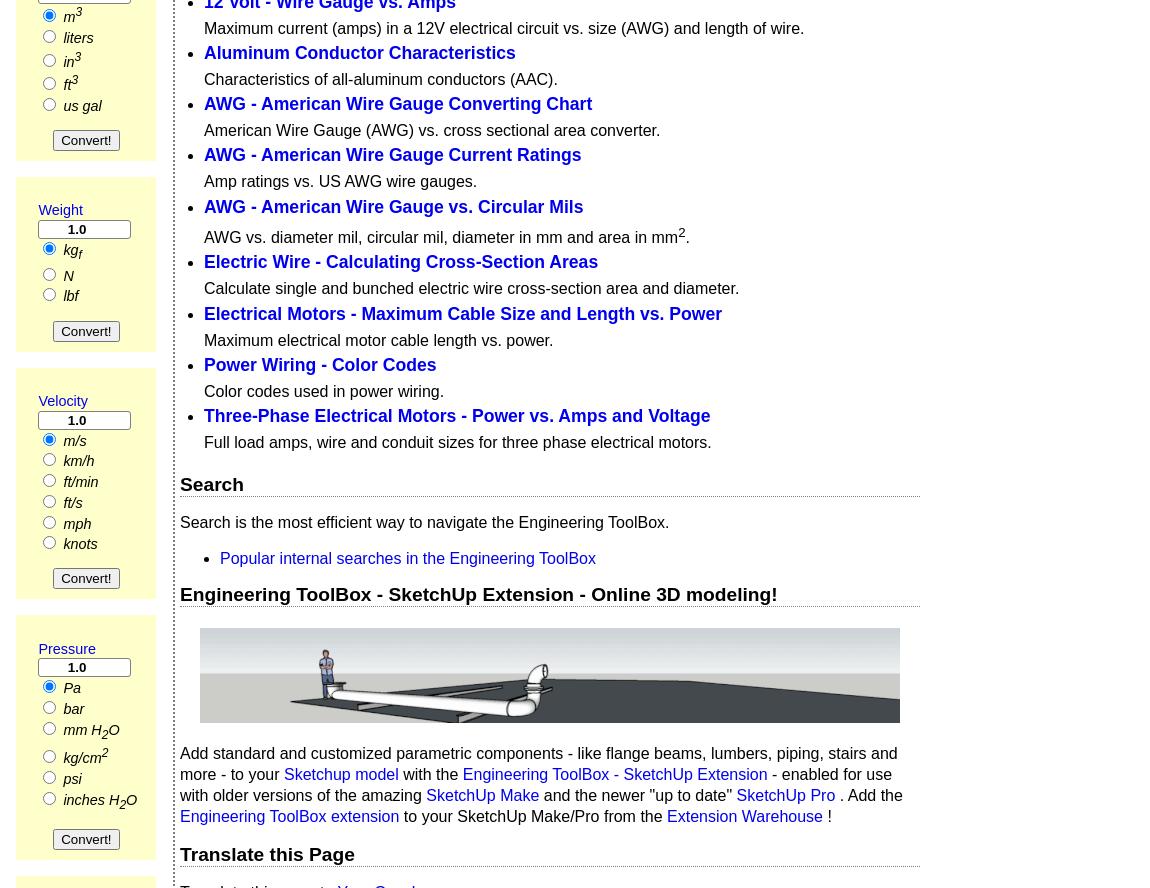 This screenshot has width=1150, height=888. What do you see at coordinates (320, 363) in the screenshot?
I see `'Power Wiring - Color Codes'` at bounding box center [320, 363].